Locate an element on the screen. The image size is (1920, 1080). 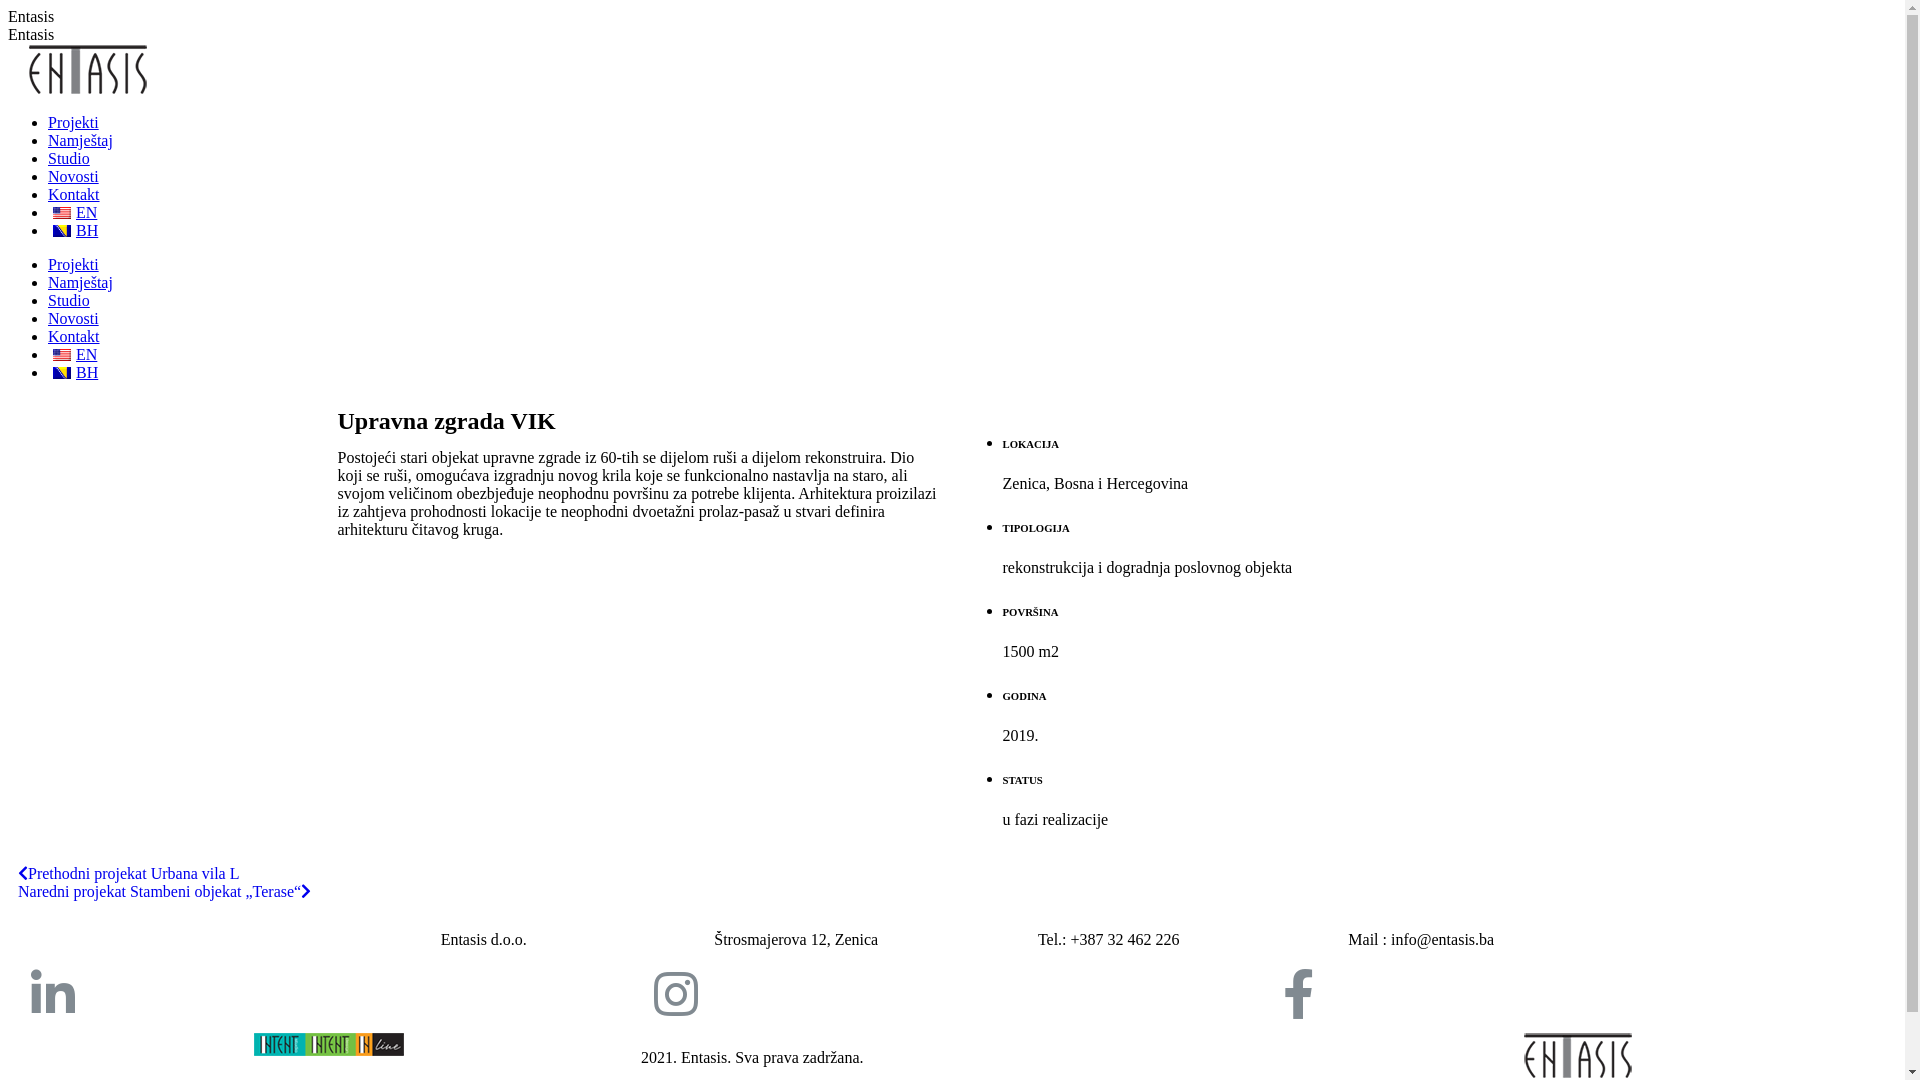
'English' is located at coordinates (52, 353).